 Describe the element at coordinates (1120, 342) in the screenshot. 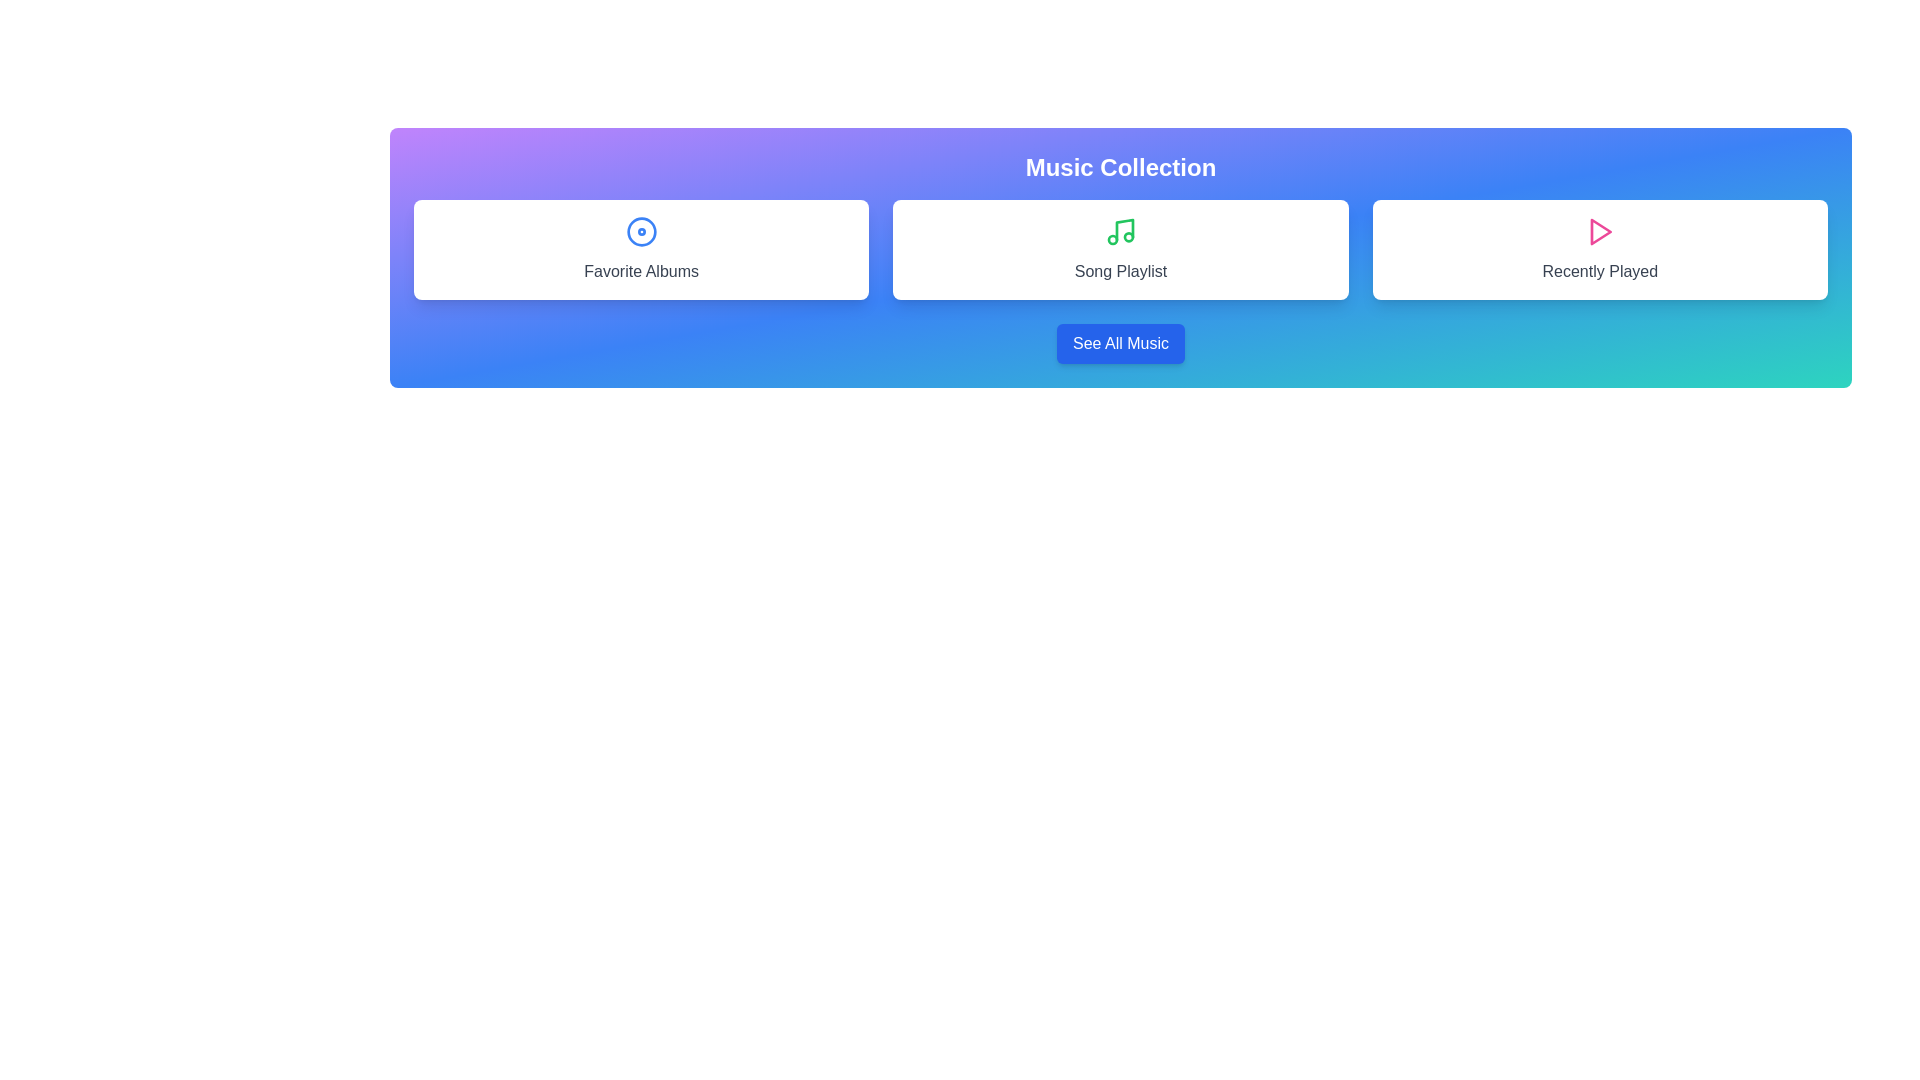

I see `the rectangular button labeled 'See All Music' with white text on a blue background, located at the bottom center of the 'Music Collection' section` at that location.